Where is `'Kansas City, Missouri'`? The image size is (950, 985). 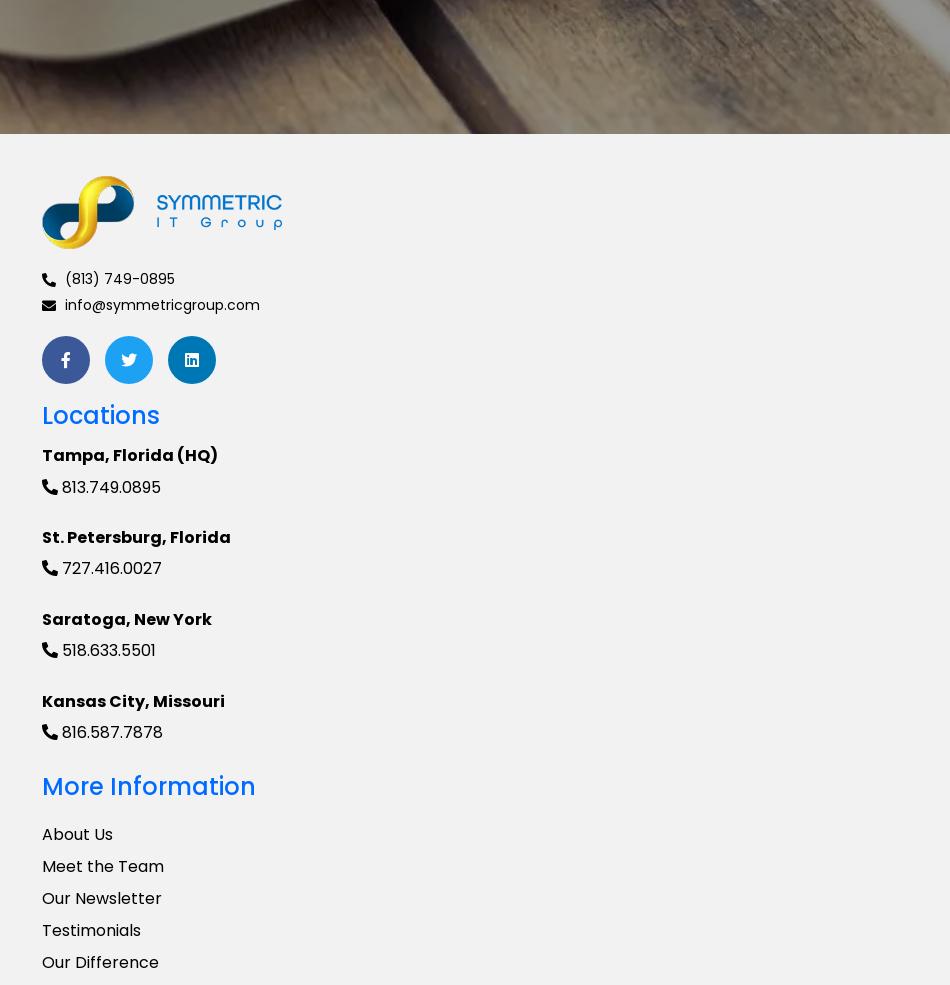
'Kansas City, Missouri' is located at coordinates (133, 700).